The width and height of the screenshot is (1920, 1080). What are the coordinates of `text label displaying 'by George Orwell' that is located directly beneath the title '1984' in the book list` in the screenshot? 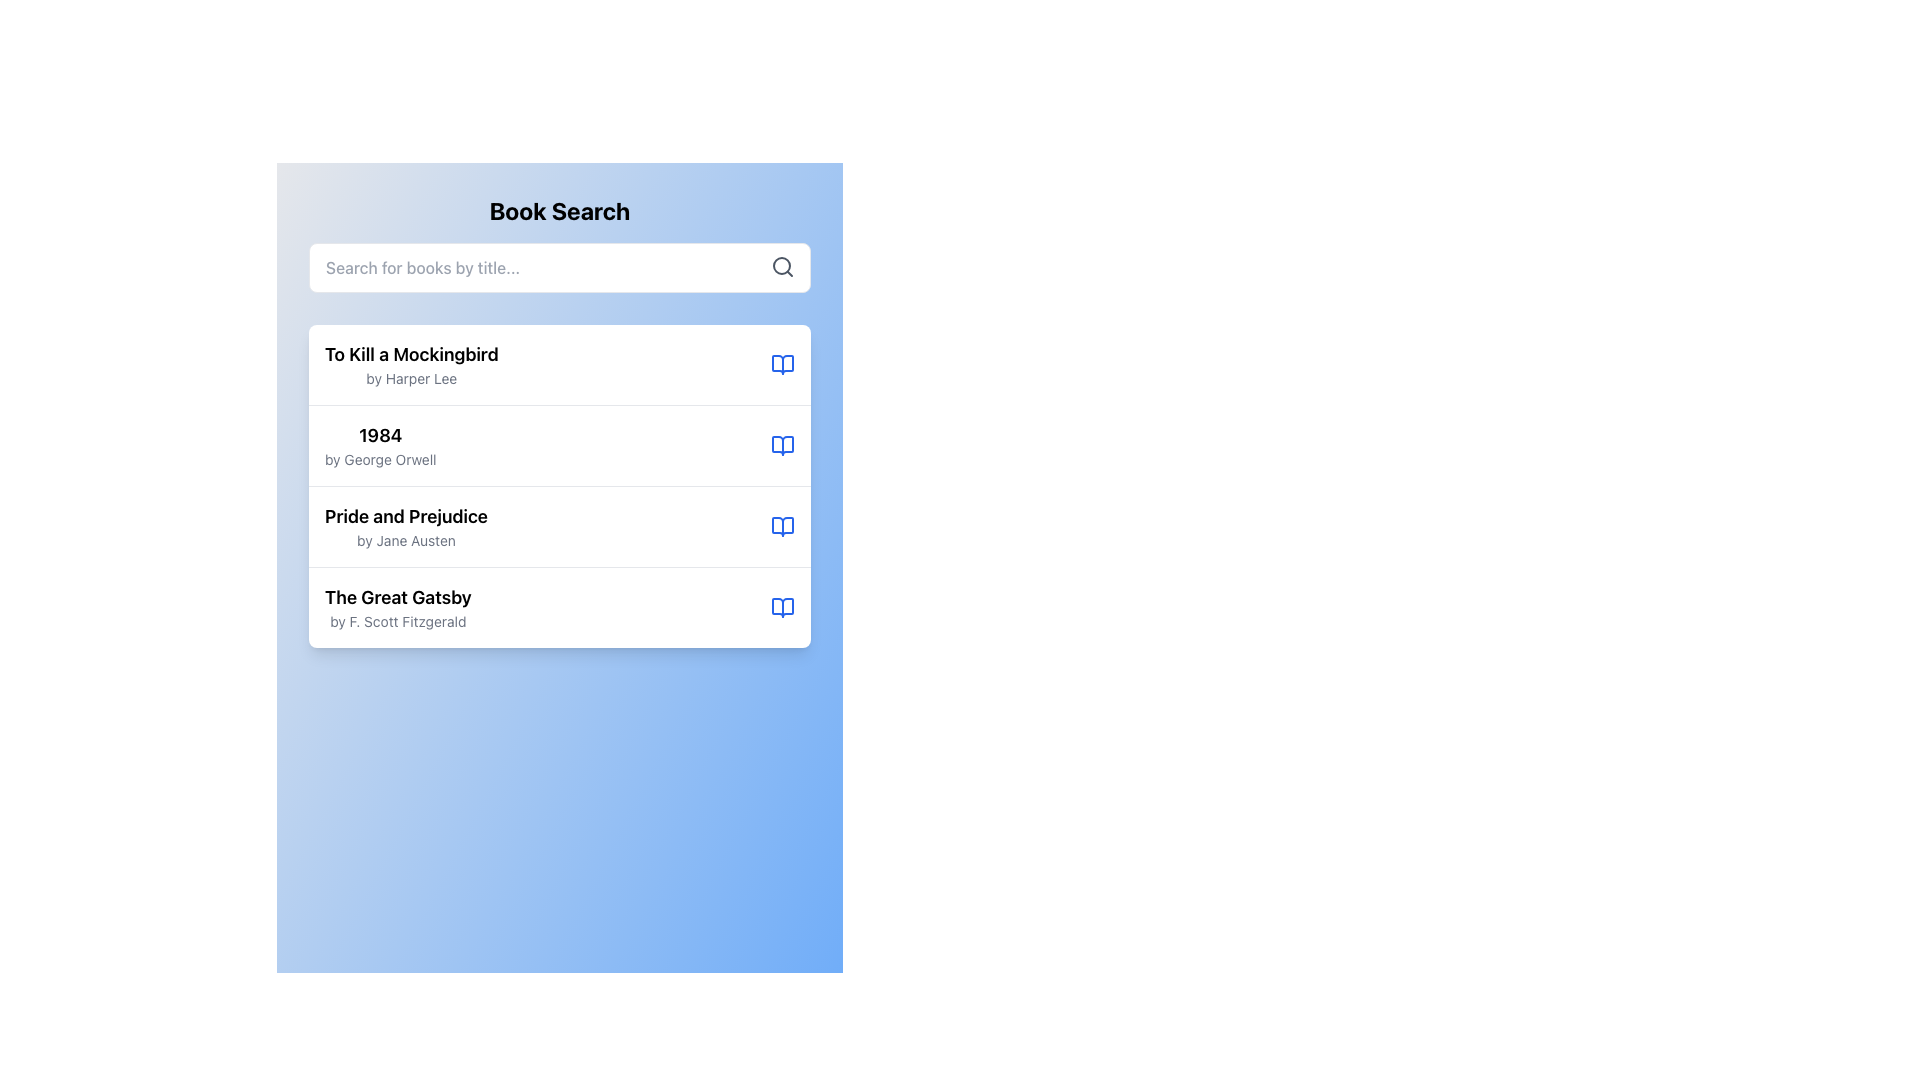 It's located at (380, 459).